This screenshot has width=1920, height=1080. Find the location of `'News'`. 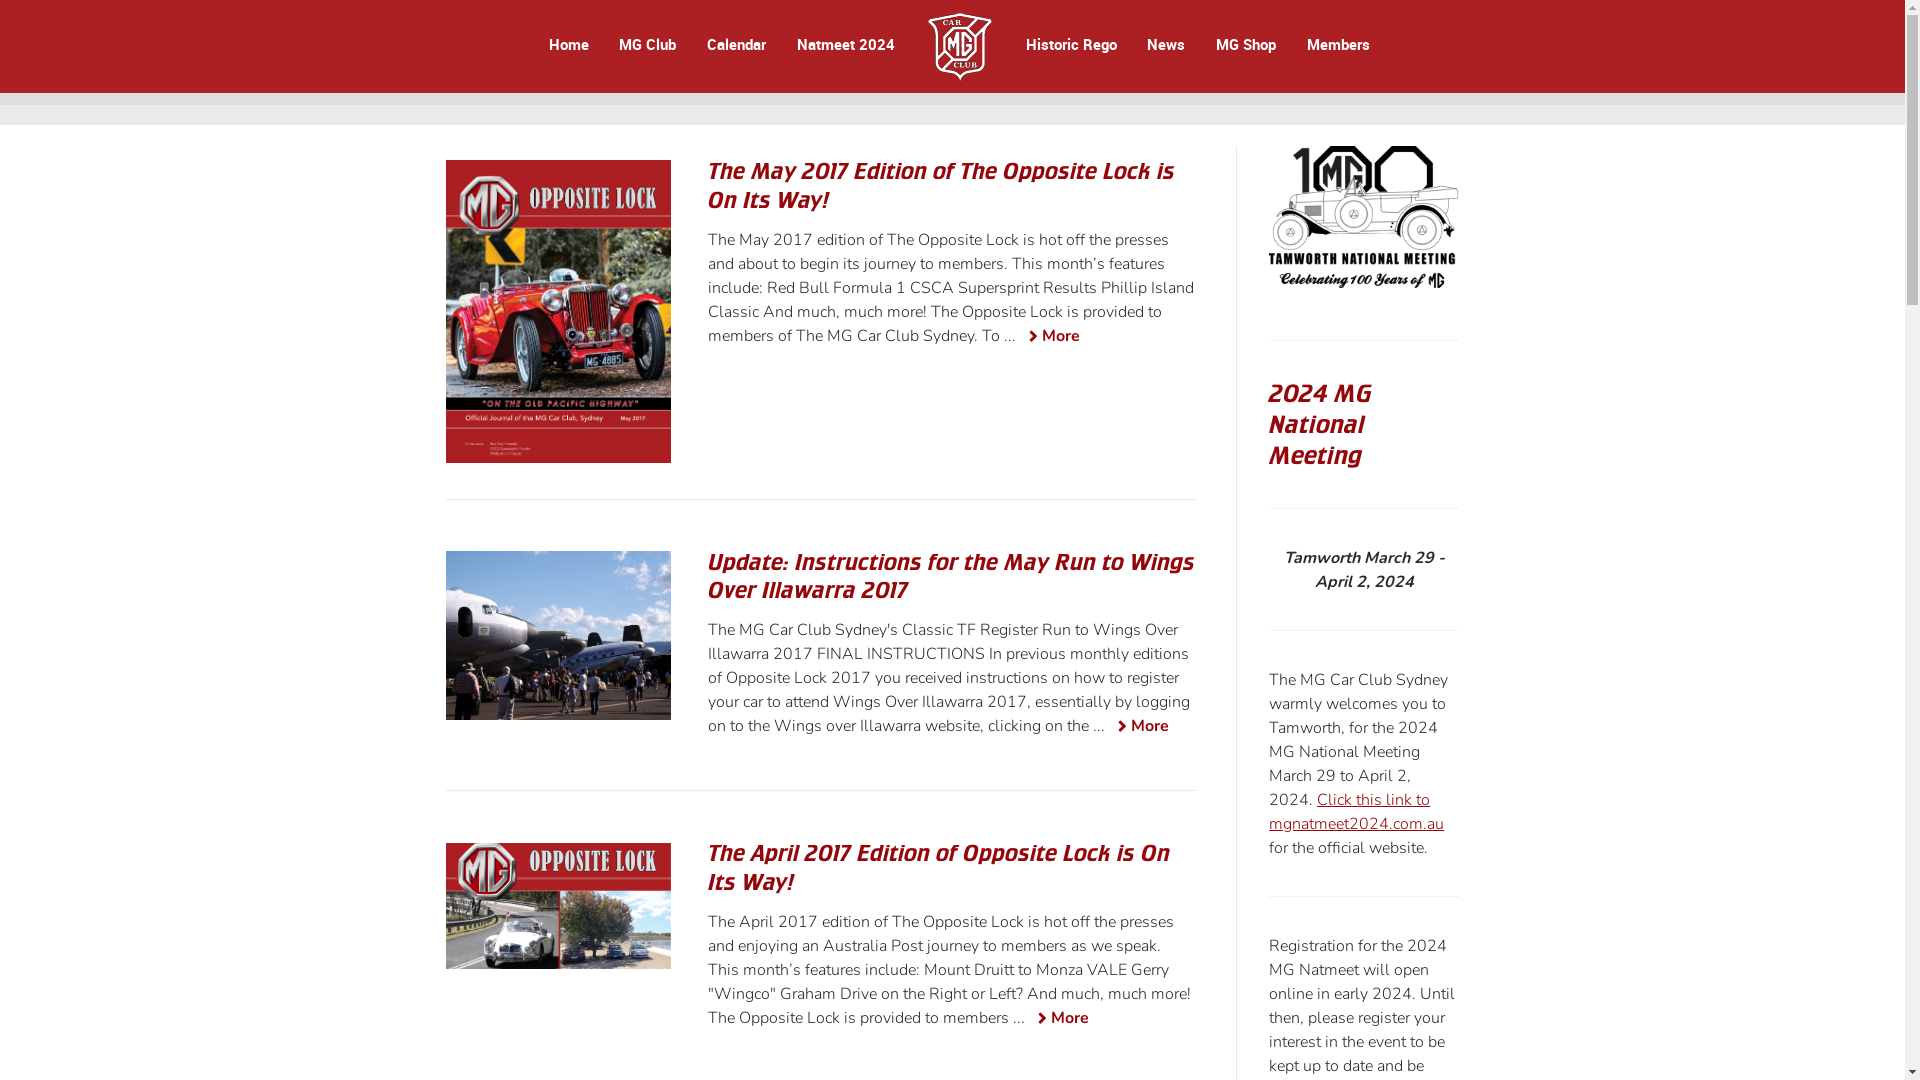

'News' is located at coordinates (1166, 43).